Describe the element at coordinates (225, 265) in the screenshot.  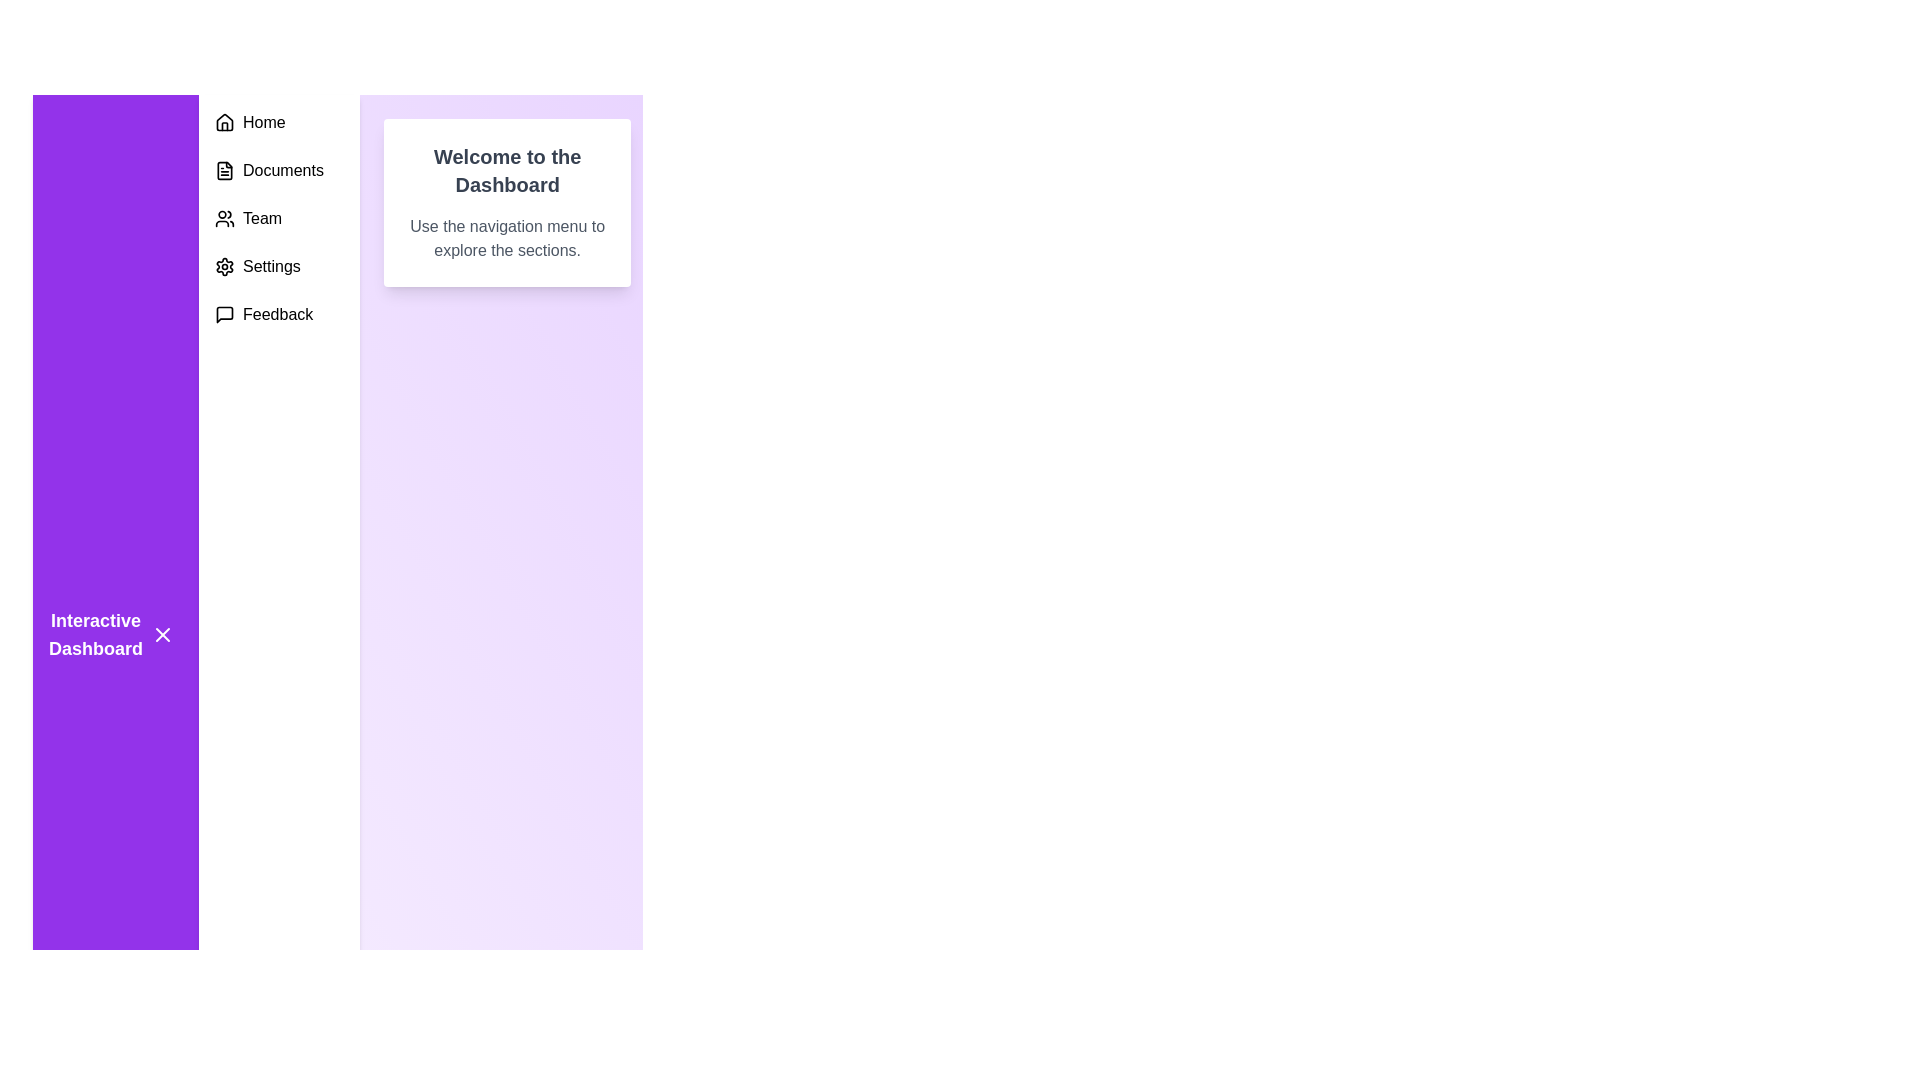
I see `the settings gear icon located in the vertical navigation sidebar` at that location.